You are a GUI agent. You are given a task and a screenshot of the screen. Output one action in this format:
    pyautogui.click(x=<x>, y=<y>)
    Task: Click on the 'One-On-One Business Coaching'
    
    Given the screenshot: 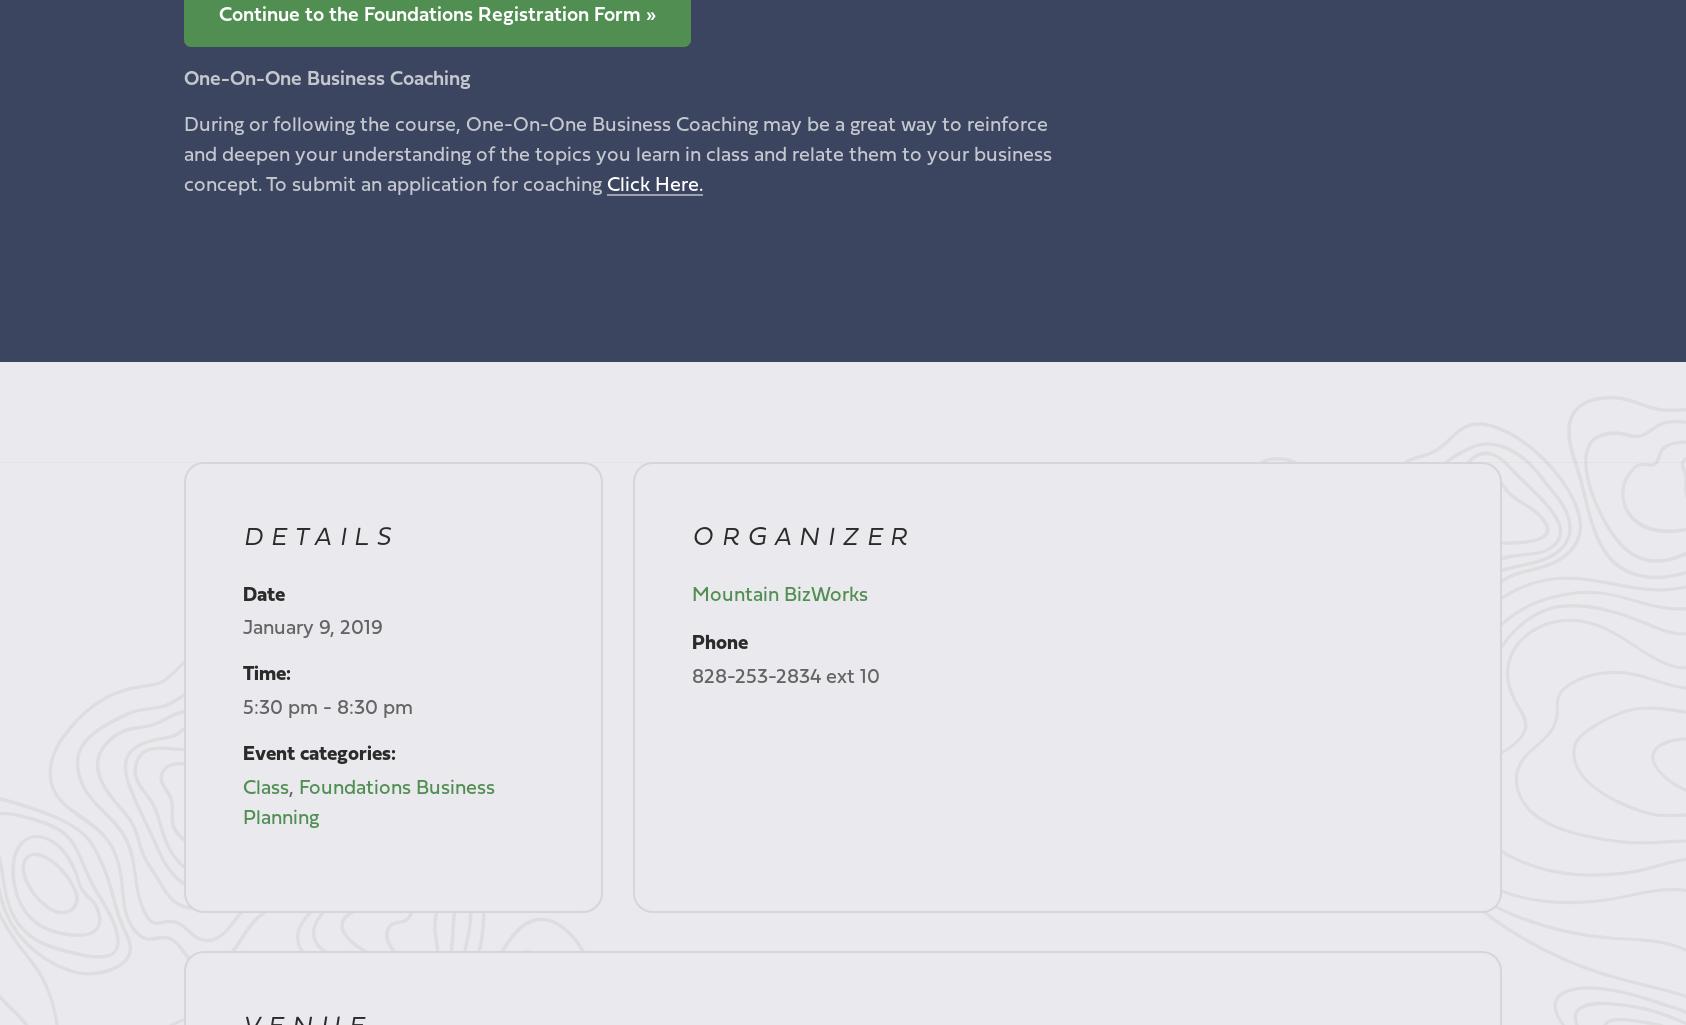 What is the action you would take?
    pyautogui.click(x=325, y=78)
    